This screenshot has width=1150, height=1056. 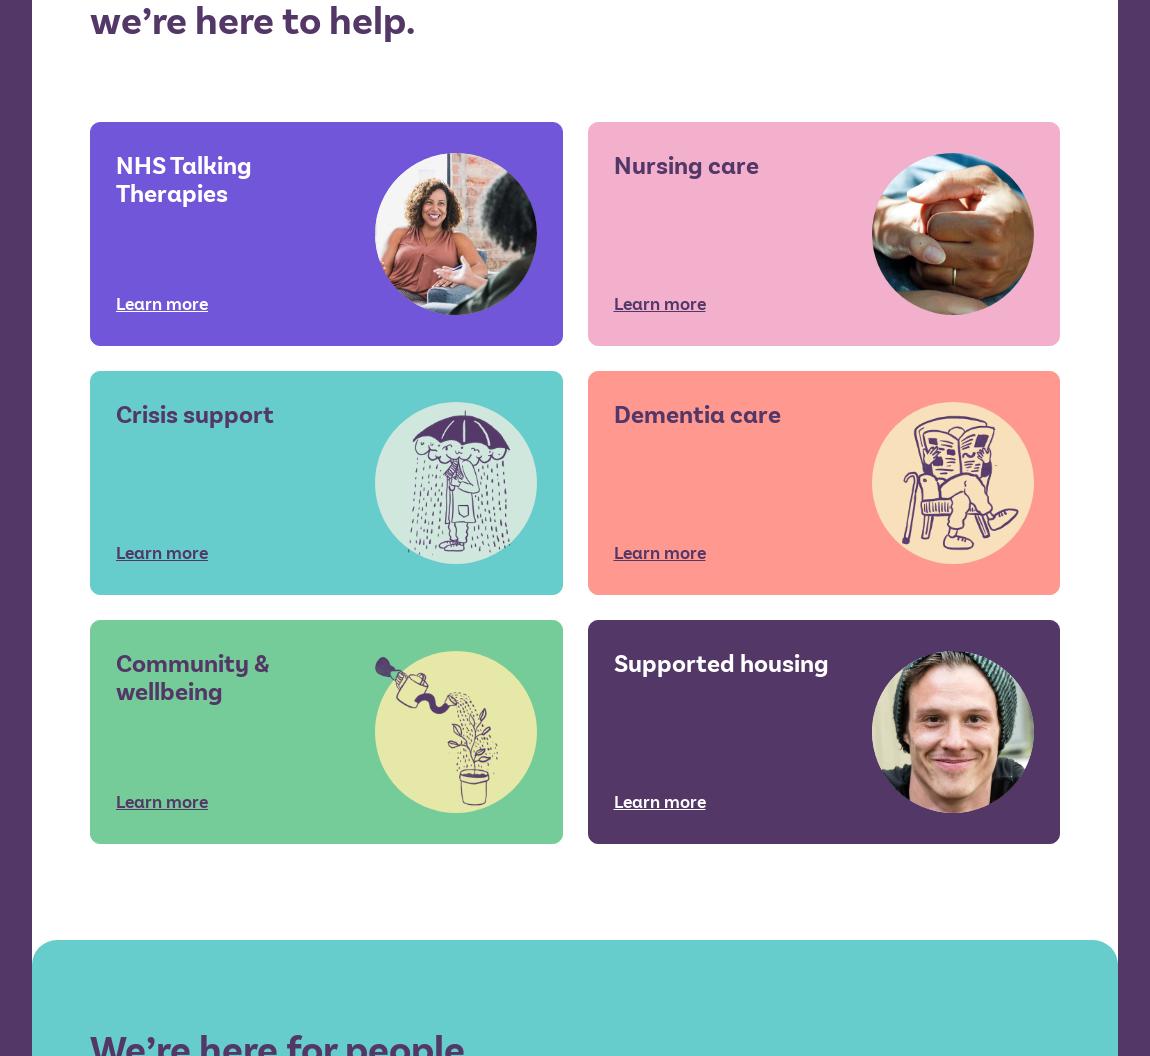 I want to click on 'Website accessibility', so click(x=691, y=579).